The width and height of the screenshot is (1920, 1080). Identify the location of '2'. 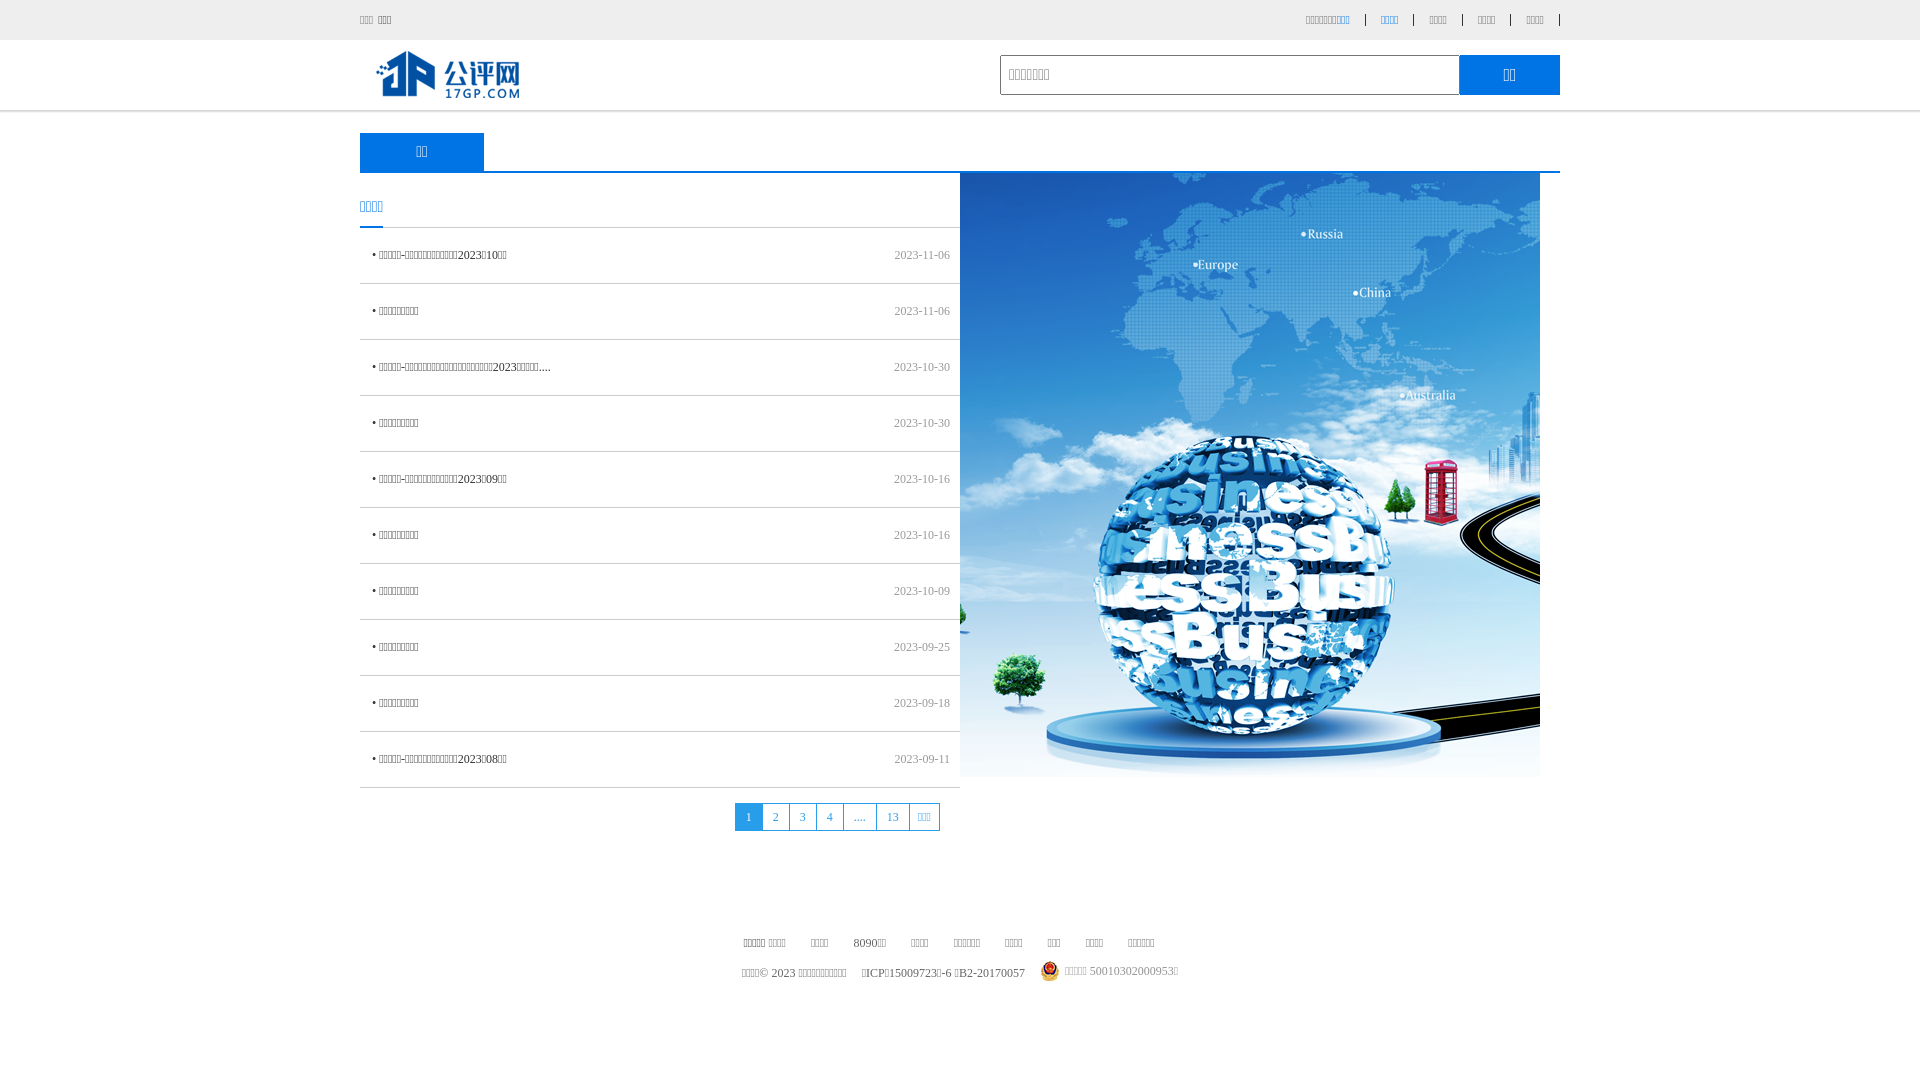
(761, 817).